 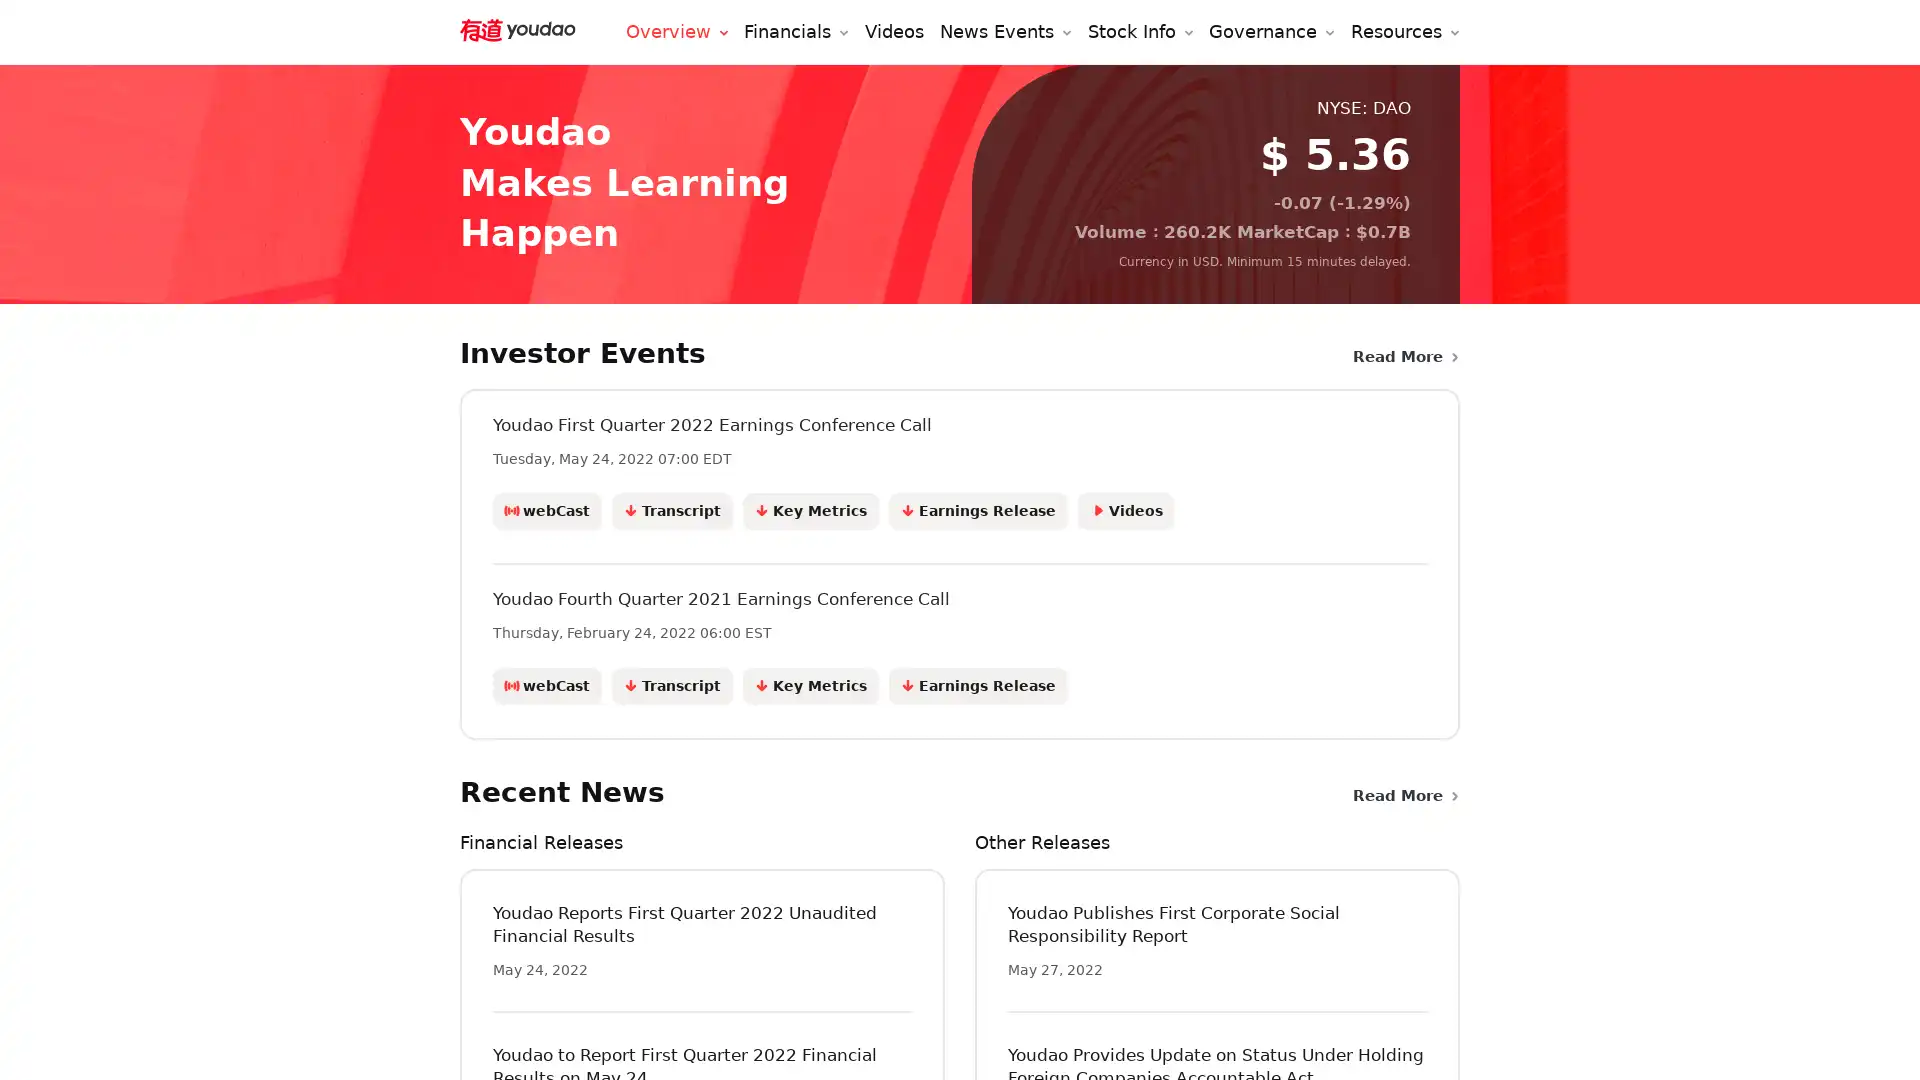 What do you see at coordinates (810, 684) in the screenshot?
I see `Key Metrics` at bounding box center [810, 684].